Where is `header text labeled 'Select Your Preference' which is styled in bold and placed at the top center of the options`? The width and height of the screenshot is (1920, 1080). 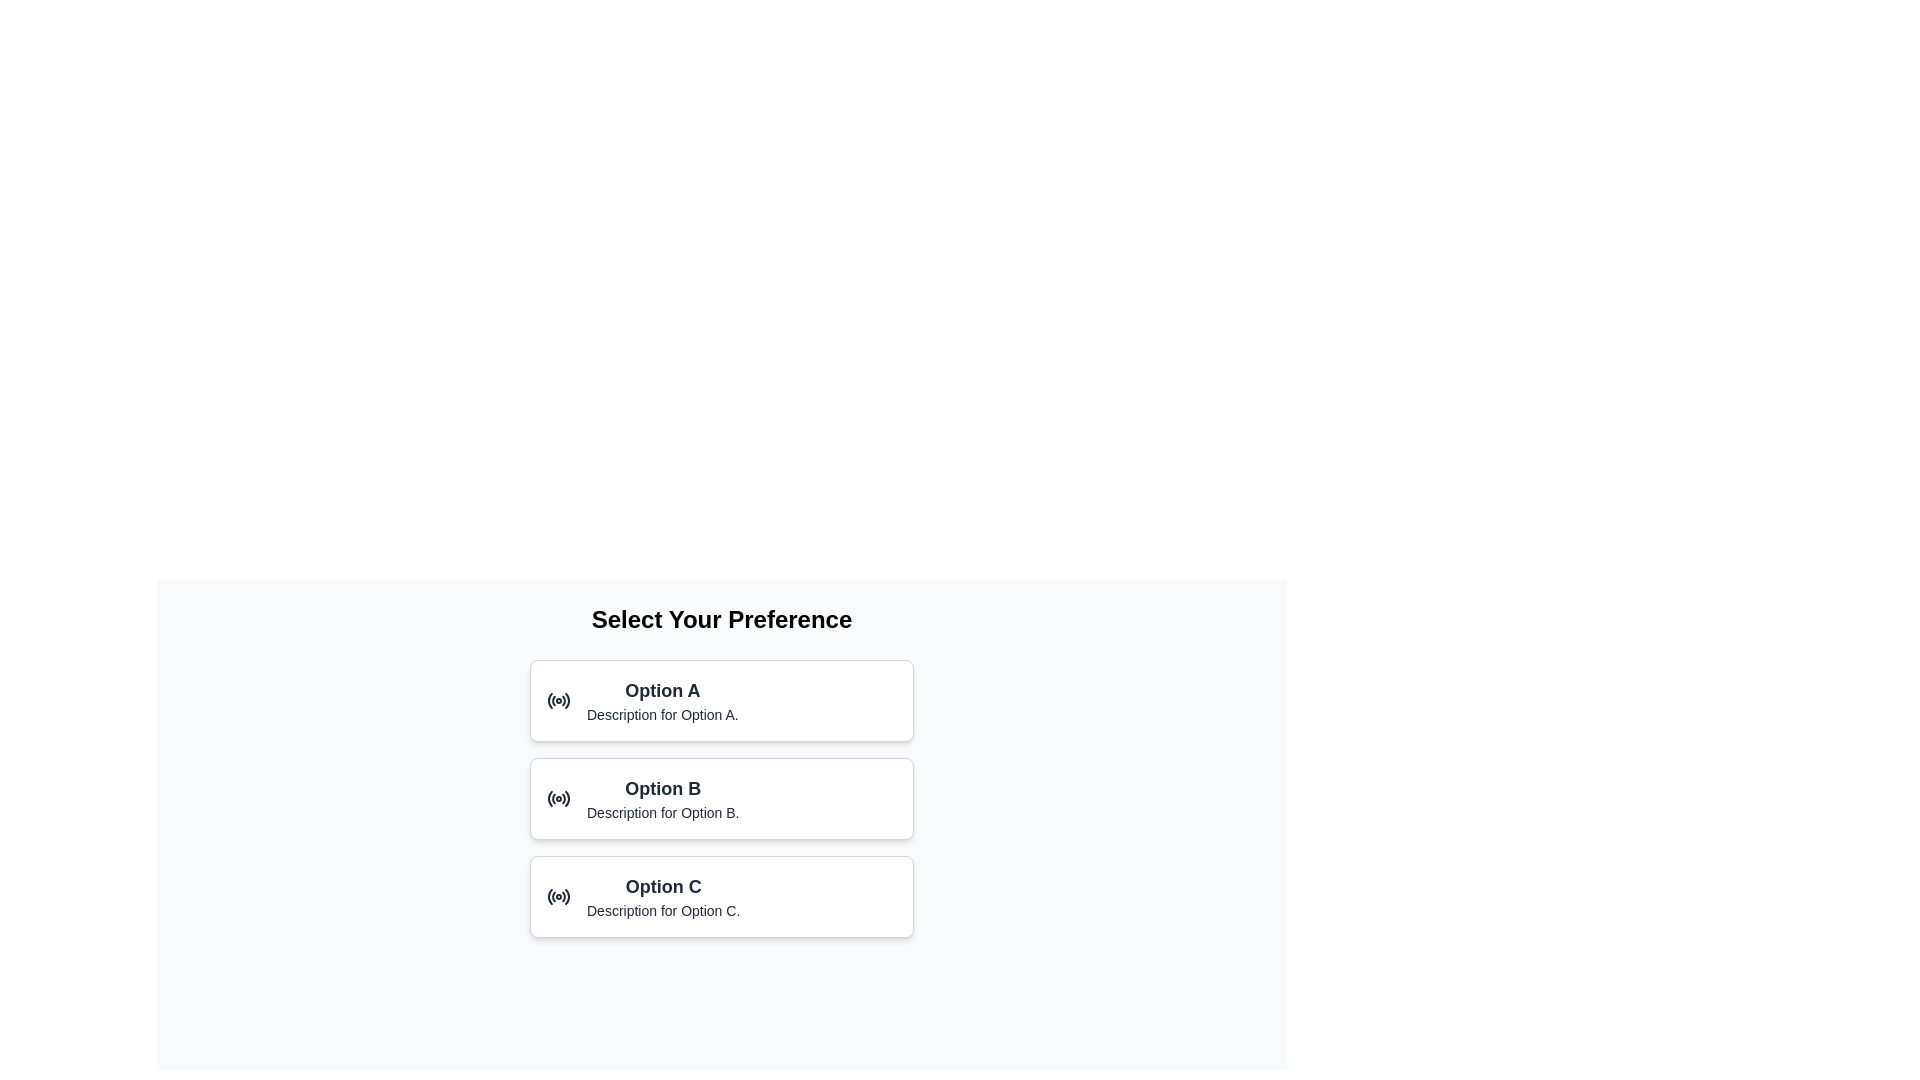
header text labeled 'Select Your Preference' which is styled in bold and placed at the top center of the options is located at coordinates (720, 619).